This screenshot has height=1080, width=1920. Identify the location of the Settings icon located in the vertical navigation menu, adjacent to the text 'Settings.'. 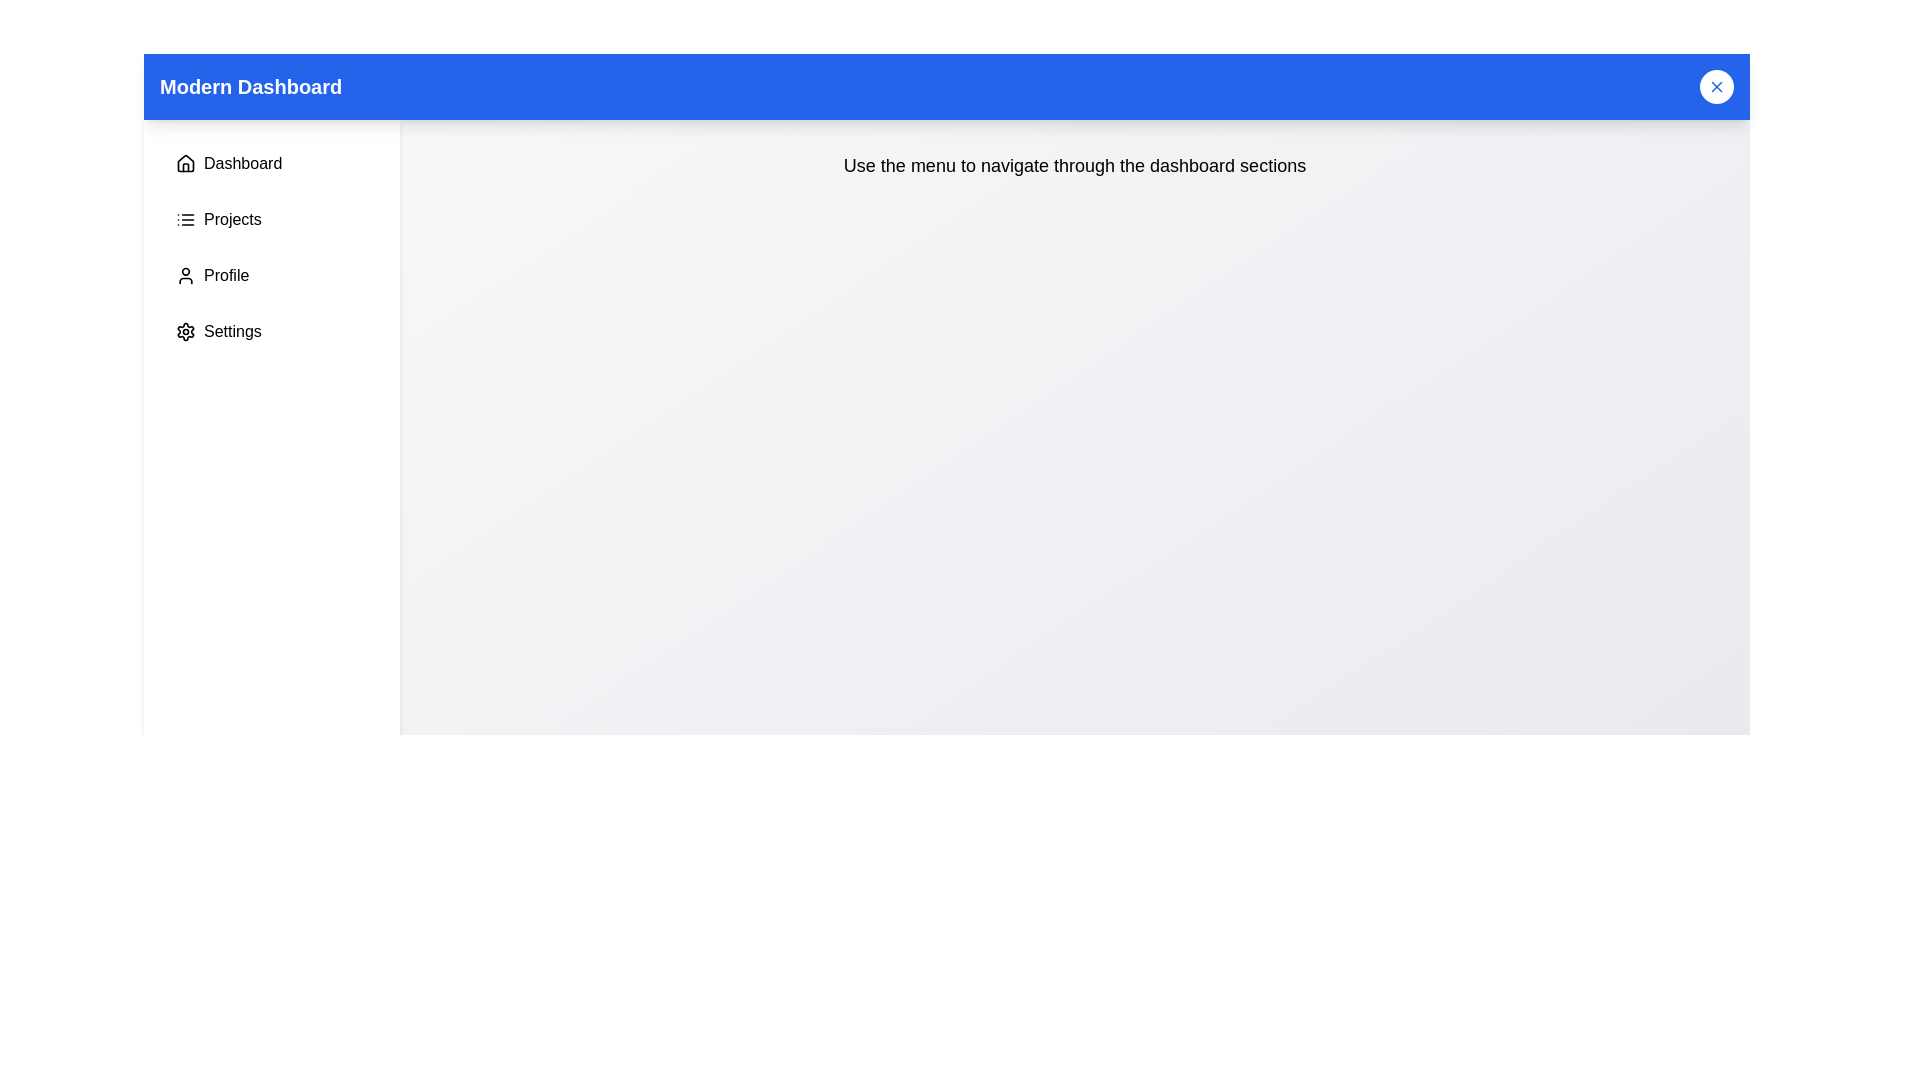
(186, 330).